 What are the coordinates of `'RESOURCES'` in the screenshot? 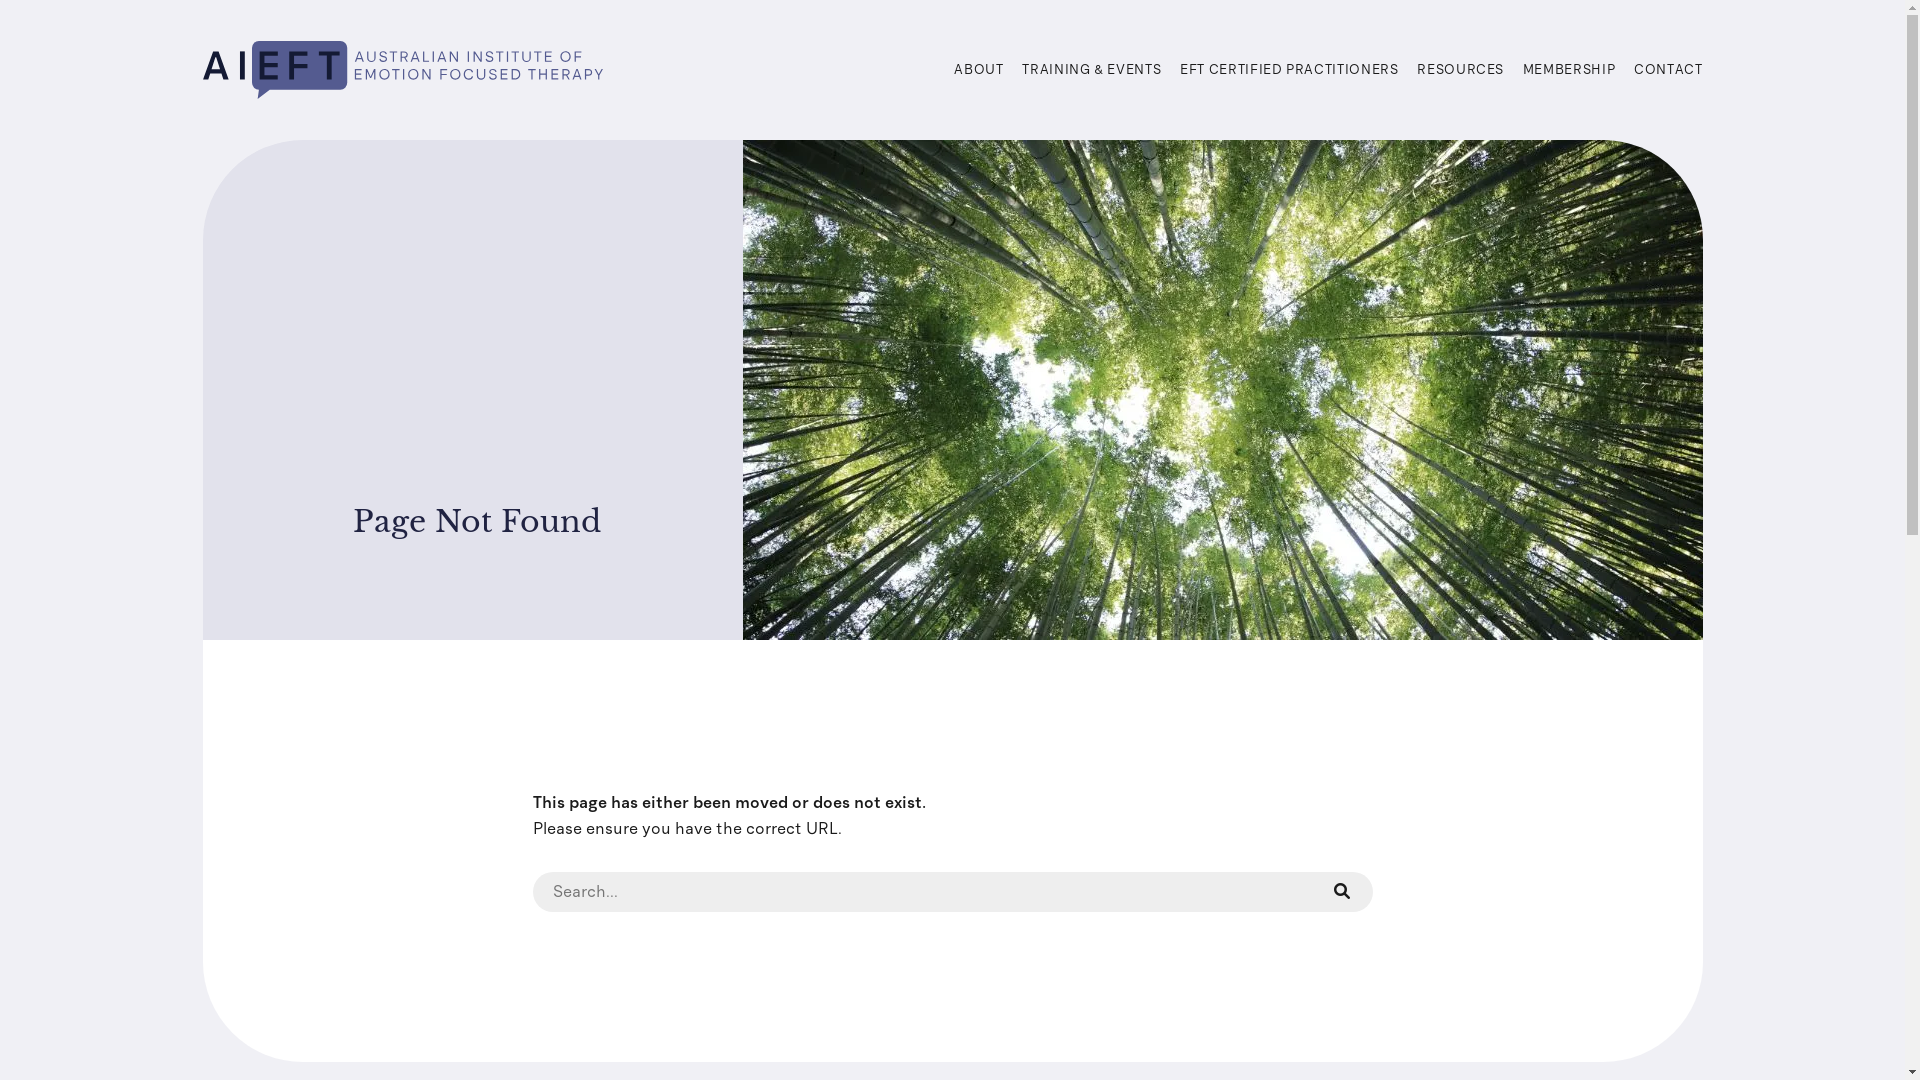 It's located at (1460, 68).